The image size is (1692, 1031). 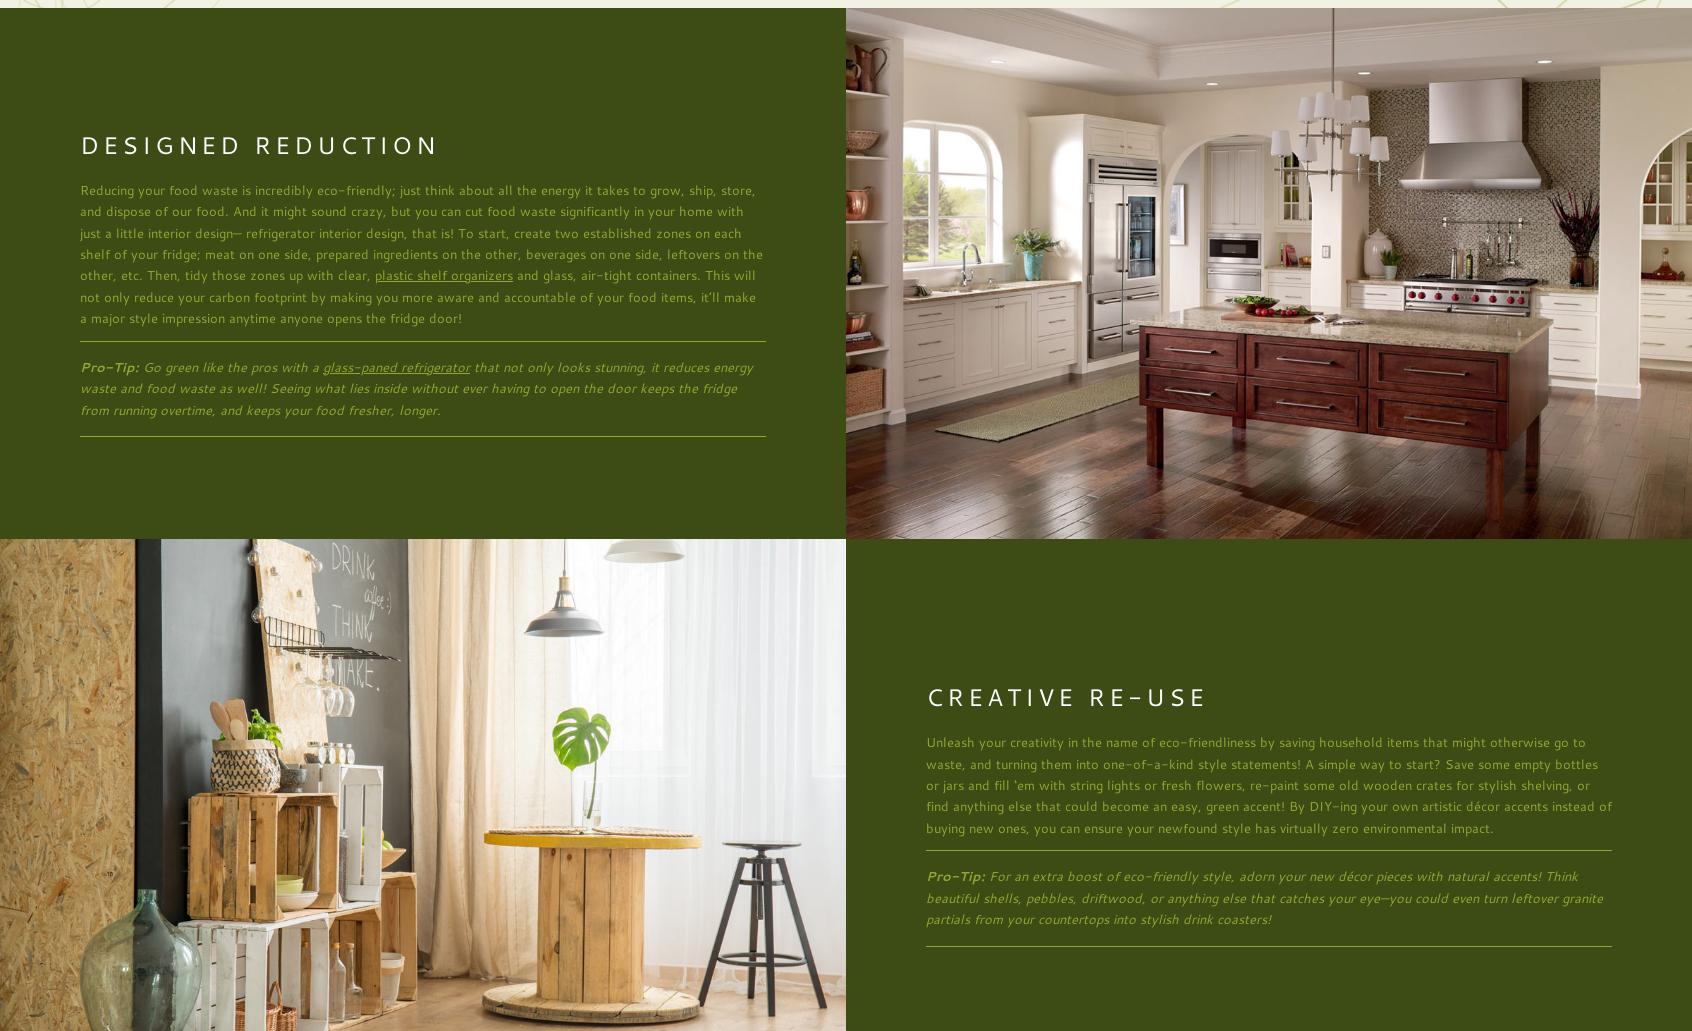 I want to click on 'Reducing your food waste is incredibly eco-friendly; just think about all the energy it takes to grow, ship, store, and dispose of our food. And it might sound crazy, but you can cut food waste significantly in your home with just a little interior design— refrigerator interior design, that is! To start, create two established zones on each shelf of your fridge; meat on one side, prepared ingredients on the other, beverages on one side, leftovers on the other, etc. Then, tidy those zones up with clear,', so click(x=421, y=231).